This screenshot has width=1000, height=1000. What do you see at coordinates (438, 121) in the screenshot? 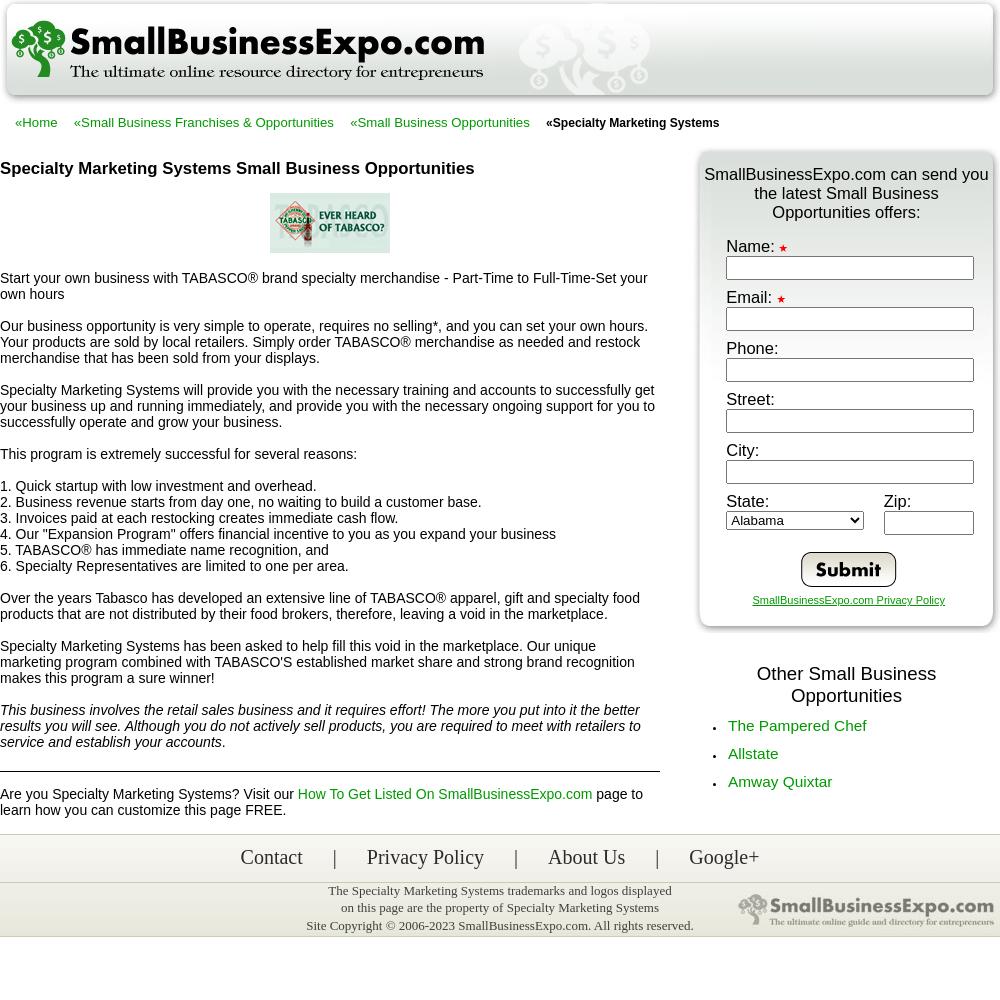
I see `'«Small Business Opportunities'` at bounding box center [438, 121].